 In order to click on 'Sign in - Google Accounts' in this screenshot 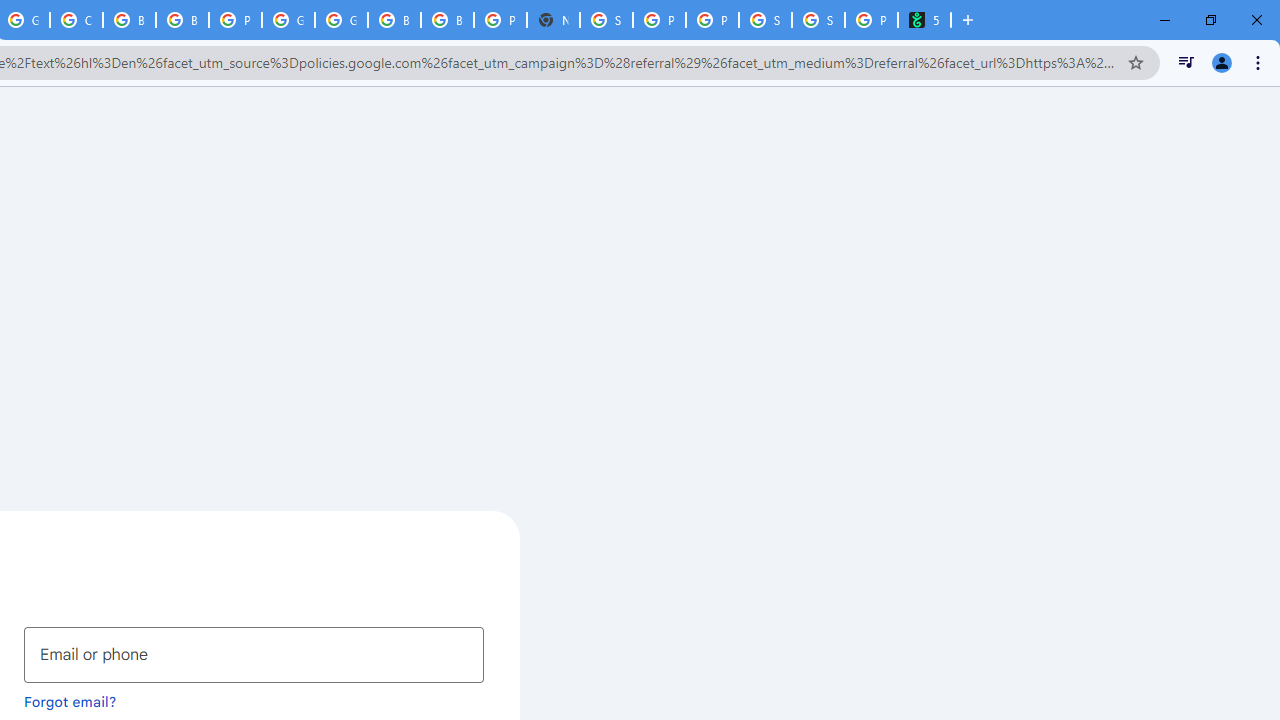, I will do `click(605, 20)`.